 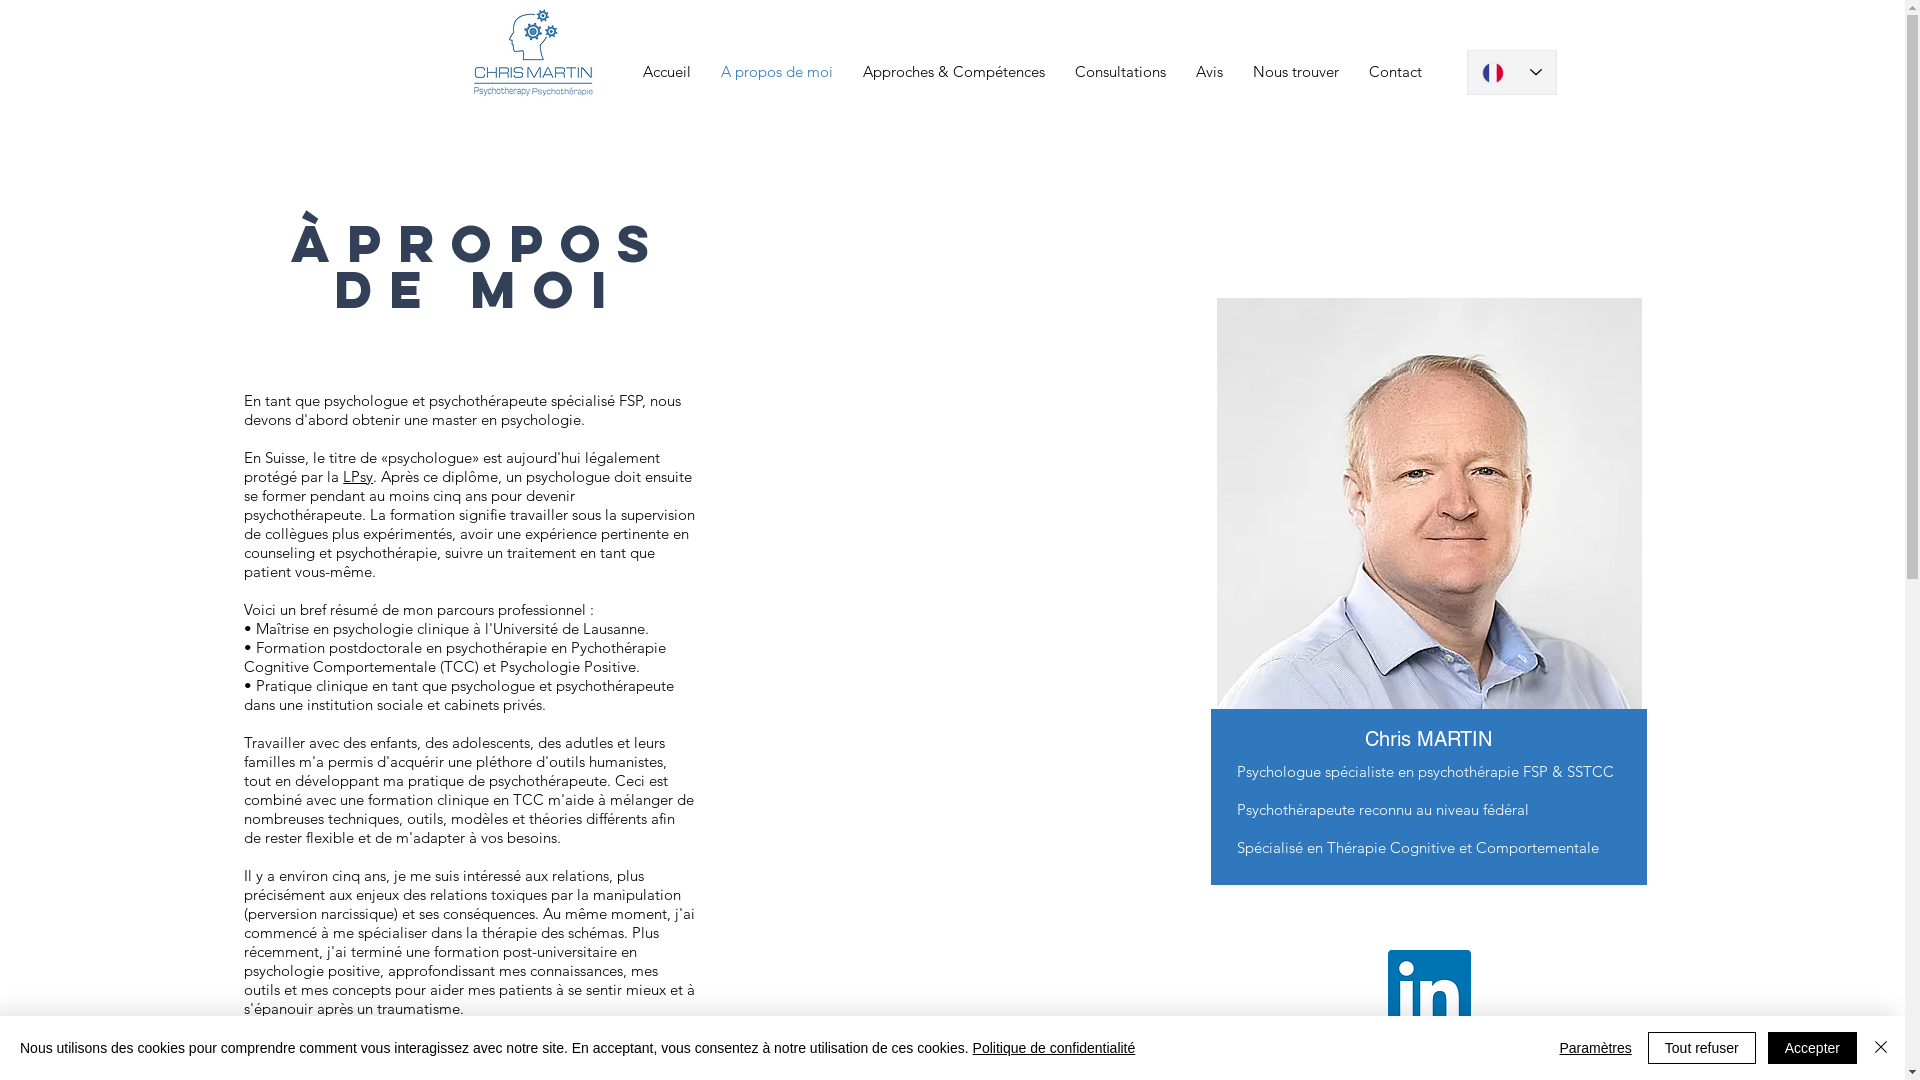 What do you see at coordinates (667, 71) in the screenshot?
I see `'Accueil'` at bounding box center [667, 71].